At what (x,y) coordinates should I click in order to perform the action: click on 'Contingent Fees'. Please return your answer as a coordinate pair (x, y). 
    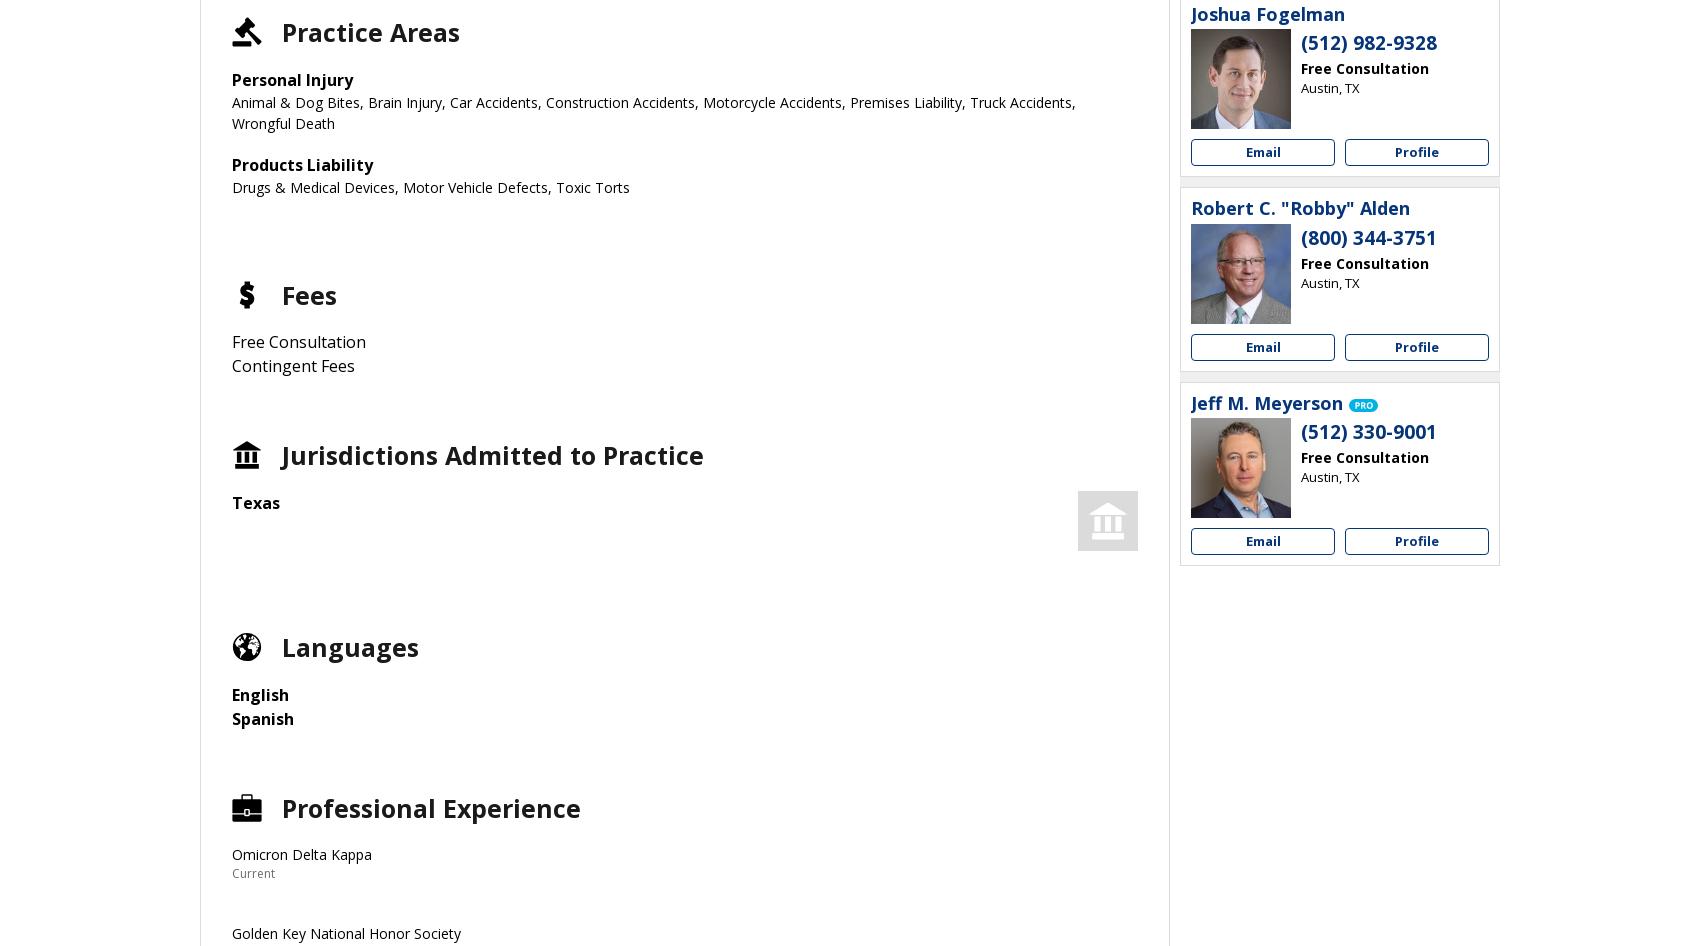
    Looking at the image, I should click on (232, 366).